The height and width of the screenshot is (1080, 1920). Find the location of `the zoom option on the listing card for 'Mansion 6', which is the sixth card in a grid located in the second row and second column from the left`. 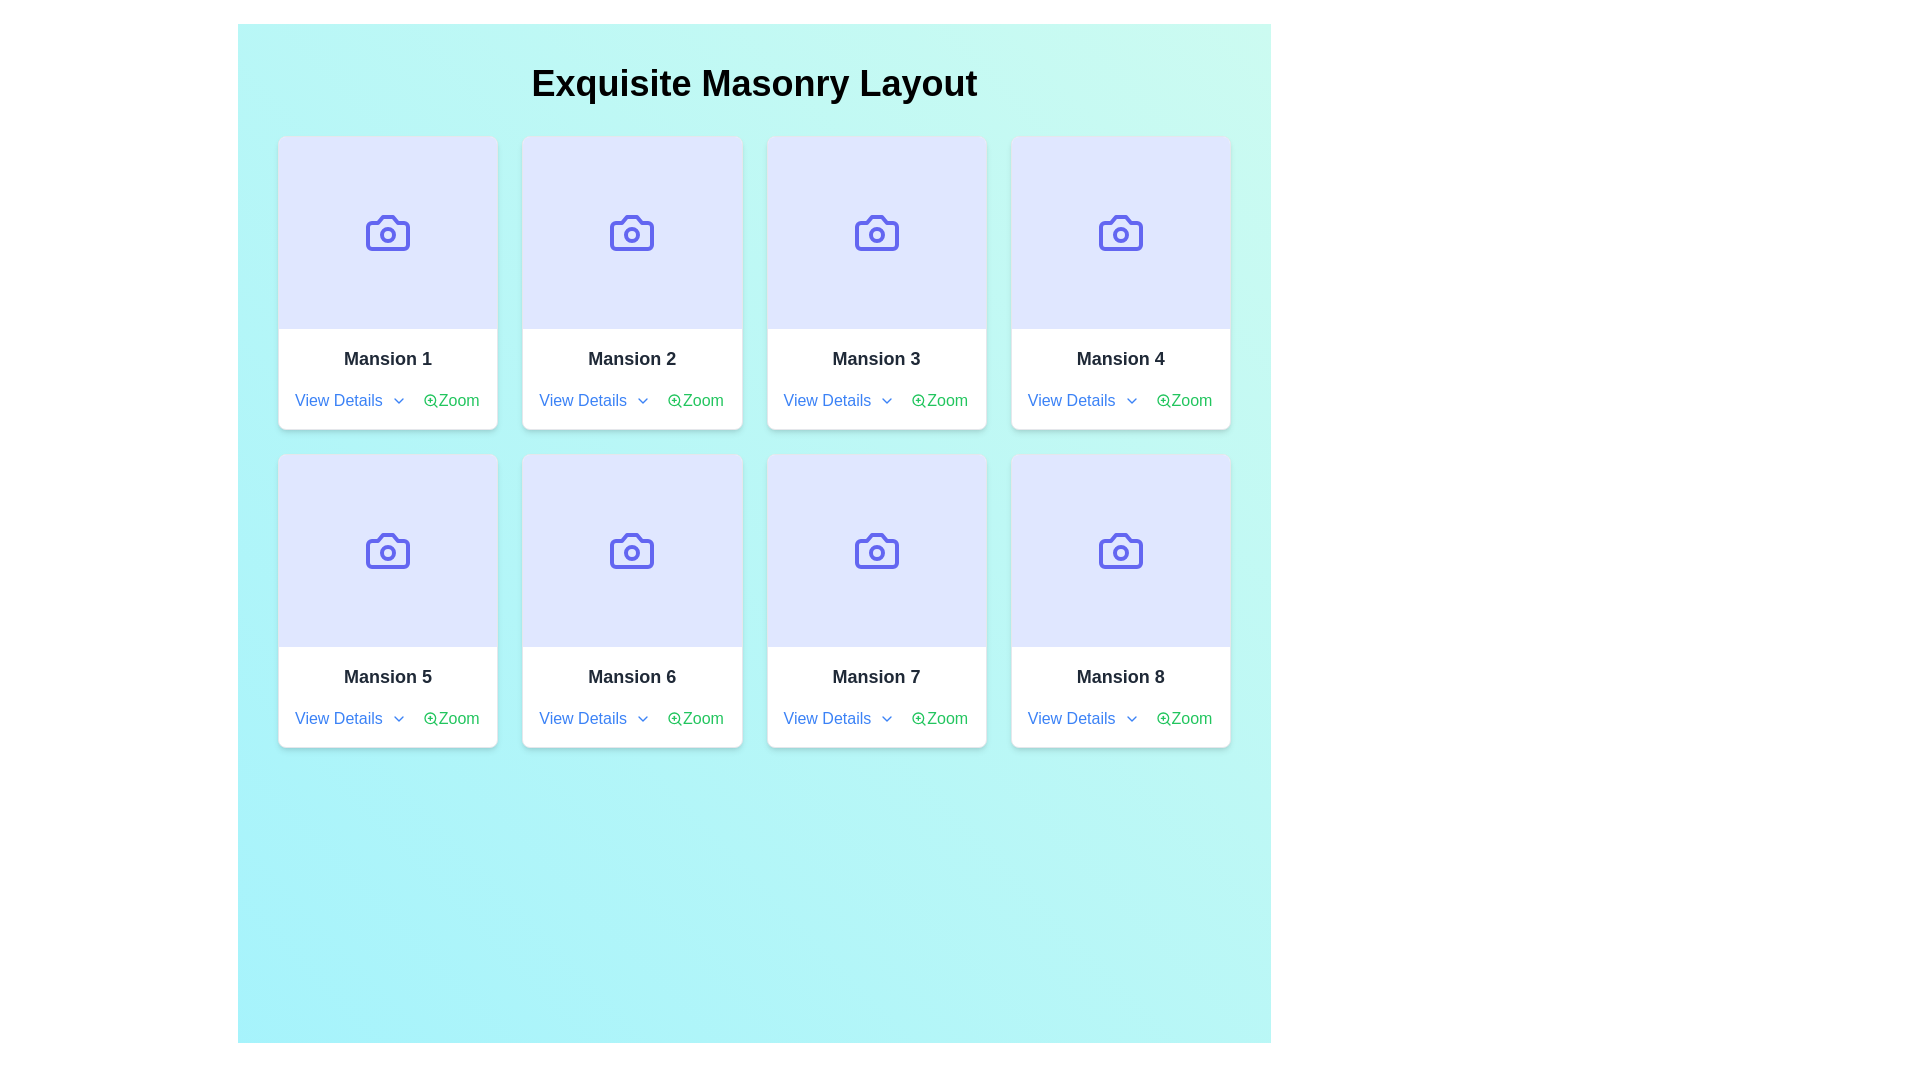

the zoom option on the listing card for 'Mansion 6', which is the sixth card in a grid located in the second row and second column from the left is located at coordinates (631, 600).